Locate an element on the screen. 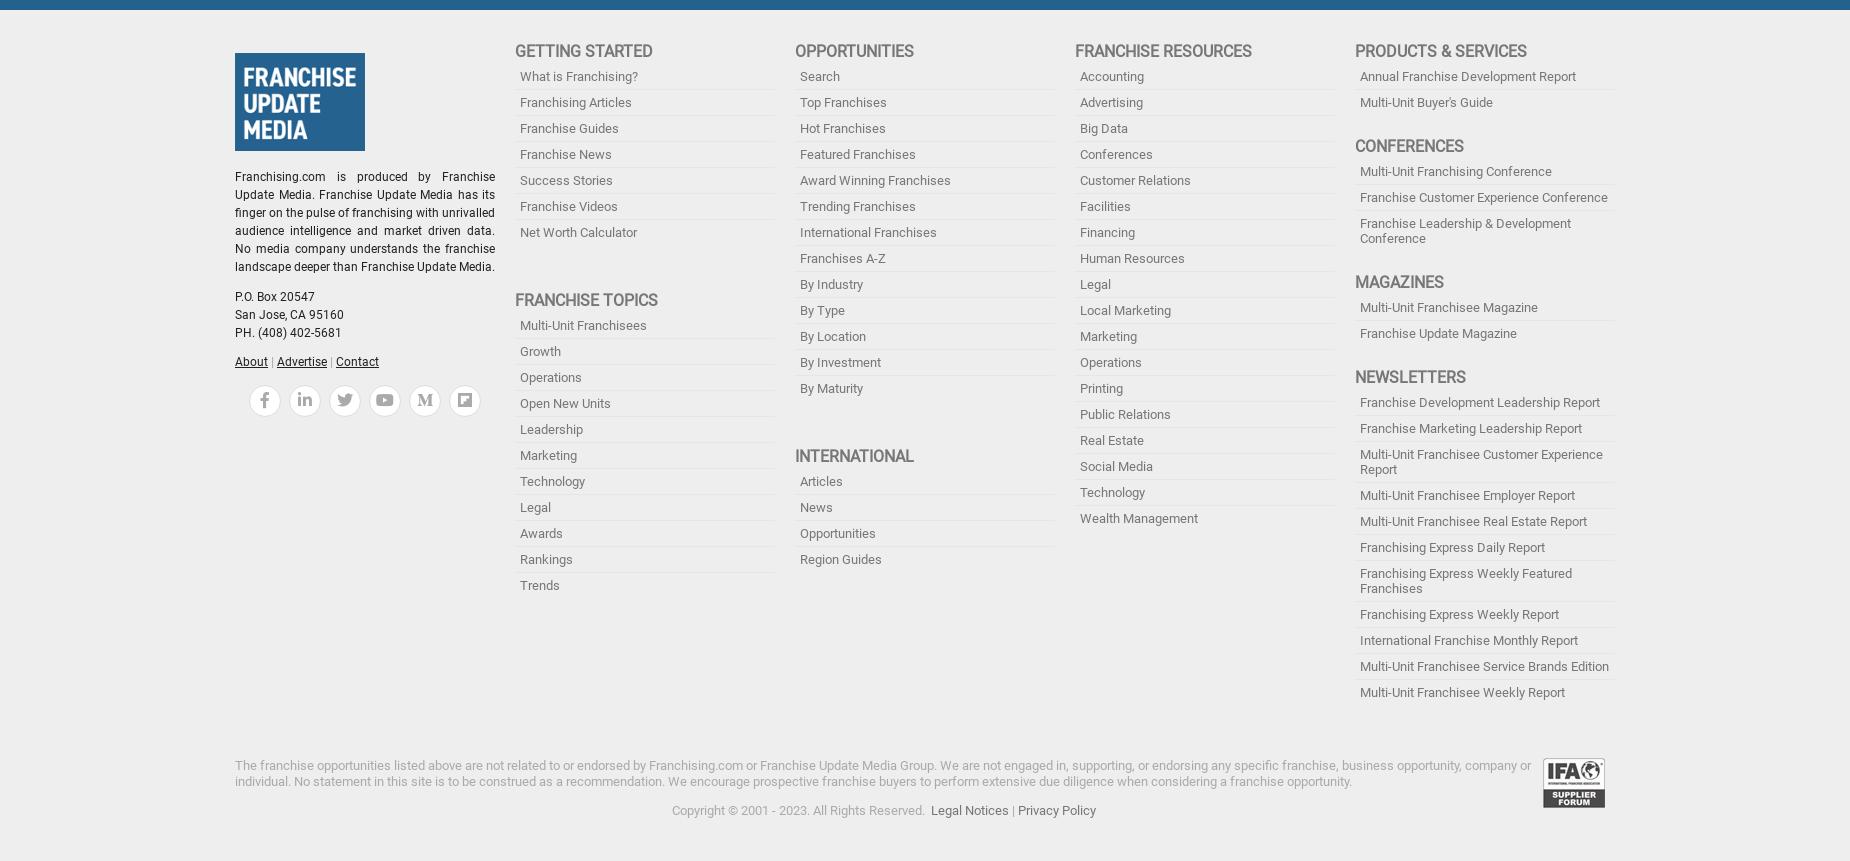 The width and height of the screenshot is (1850, 861). 'Local Marketing' is located at coordinates (1124, 309).